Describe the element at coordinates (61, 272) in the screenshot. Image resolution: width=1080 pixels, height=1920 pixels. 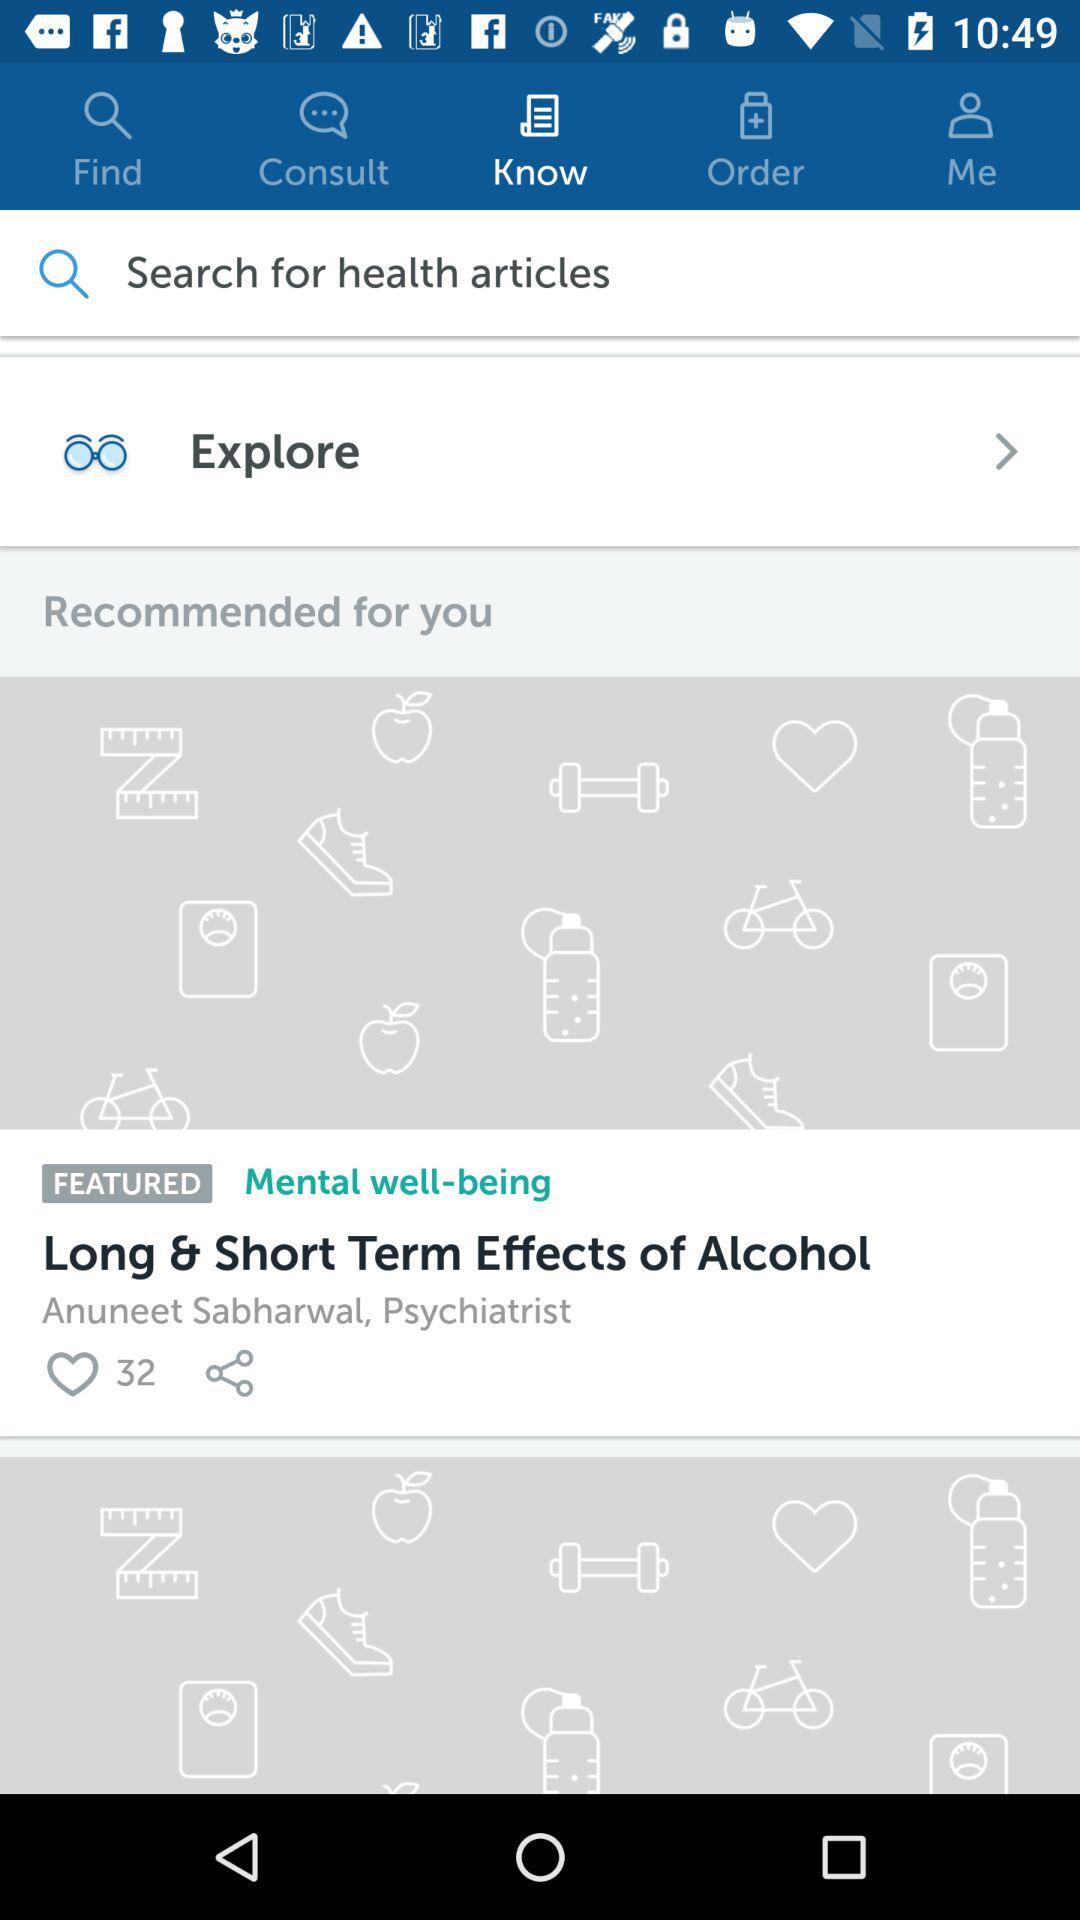
I see `search option` at that location.